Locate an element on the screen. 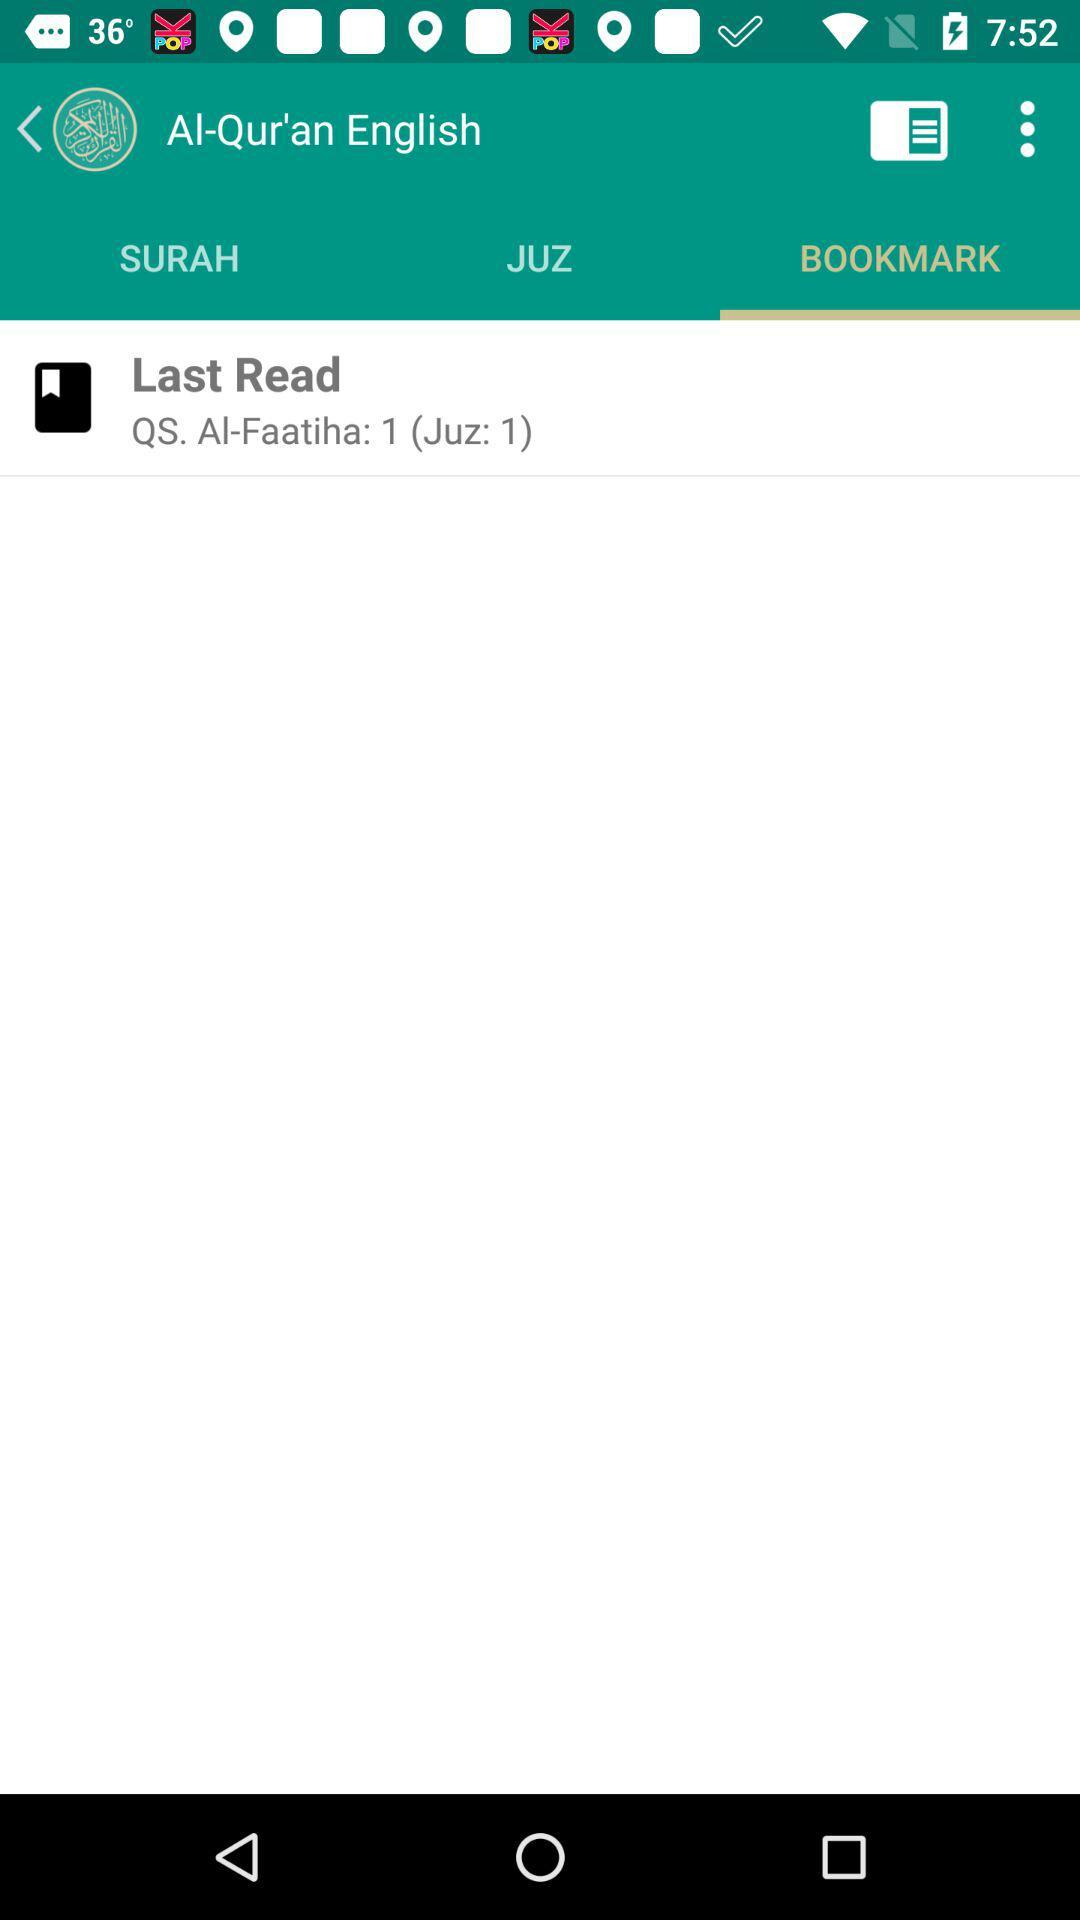 The width and height of the screenshot is (1080, 1920). options menu button is located at coordinates (1027, 127).